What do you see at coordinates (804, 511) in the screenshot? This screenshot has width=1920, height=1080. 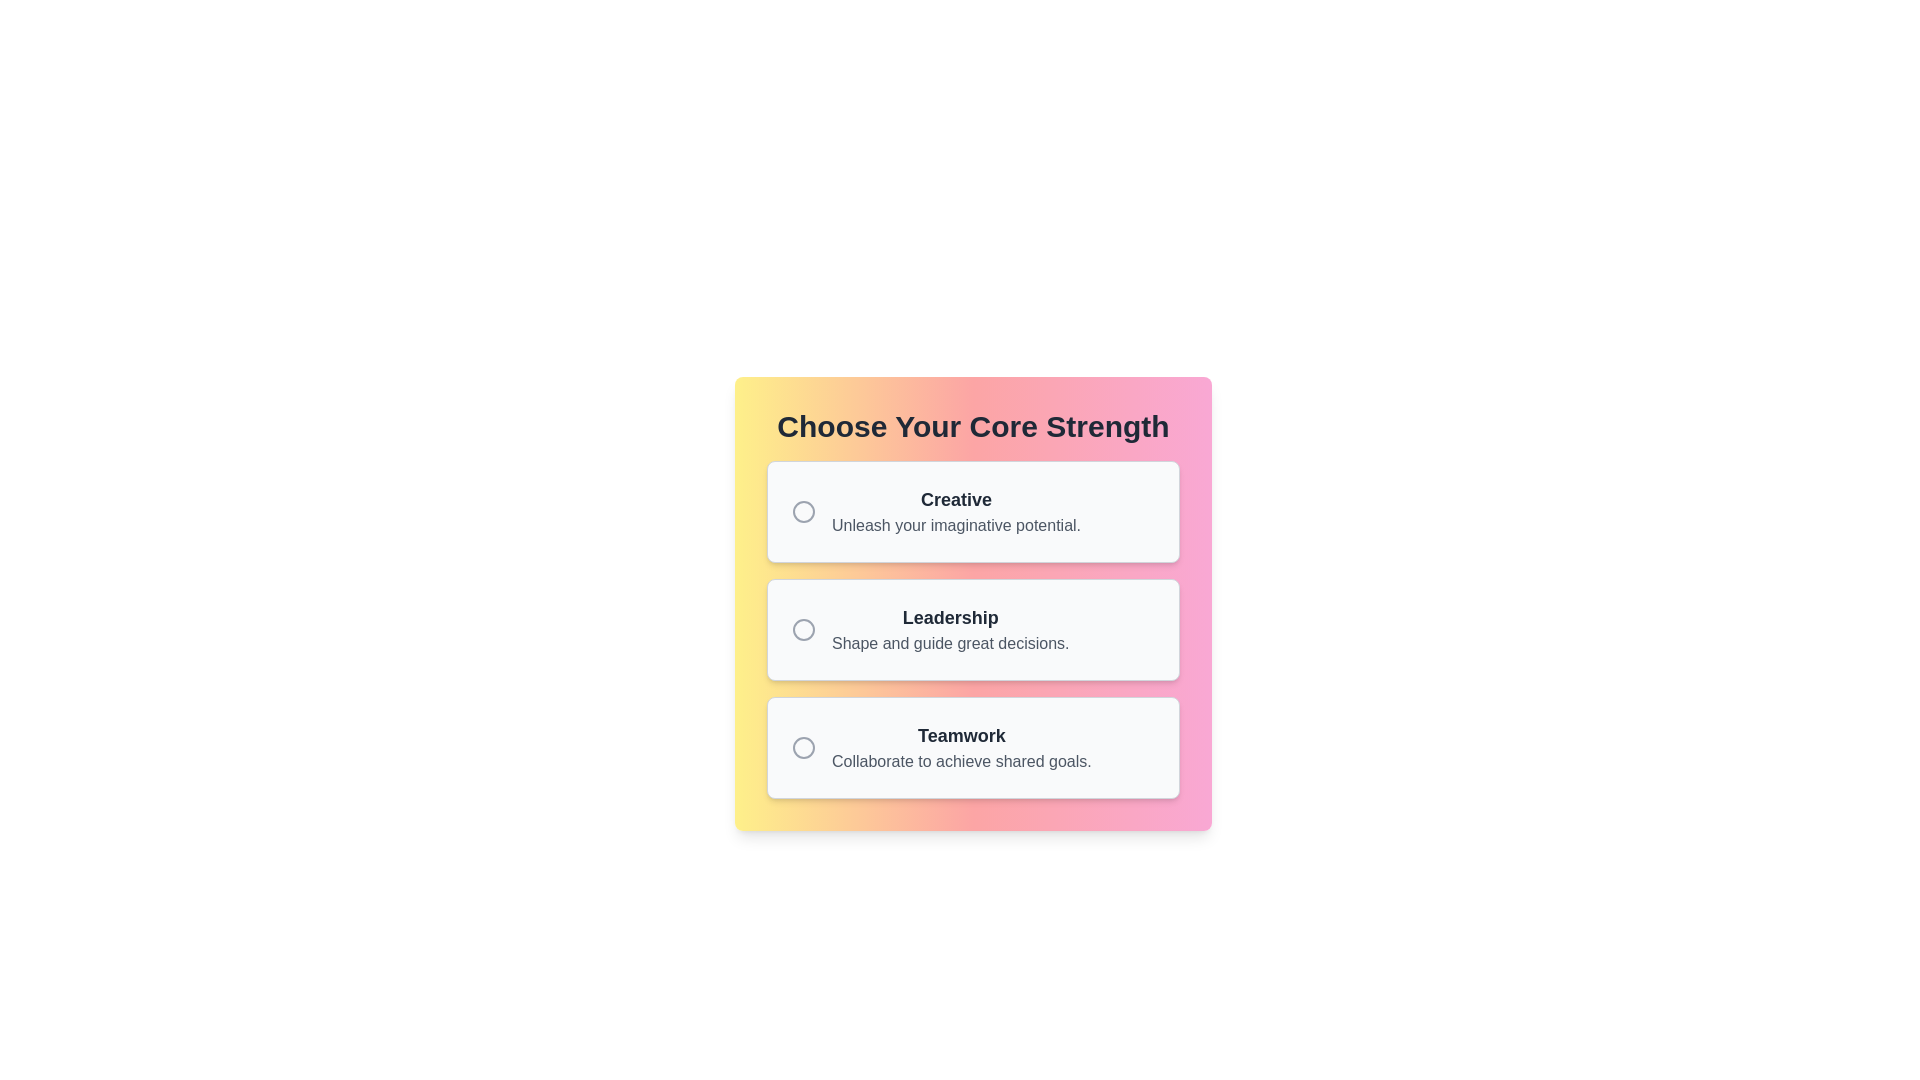 I see `the radio button styled as a circle to select the 'Creative' option from the list of core strengths, which is positioned at the leftmost side of the 'Creative' section` at bounding box center [804, 511].